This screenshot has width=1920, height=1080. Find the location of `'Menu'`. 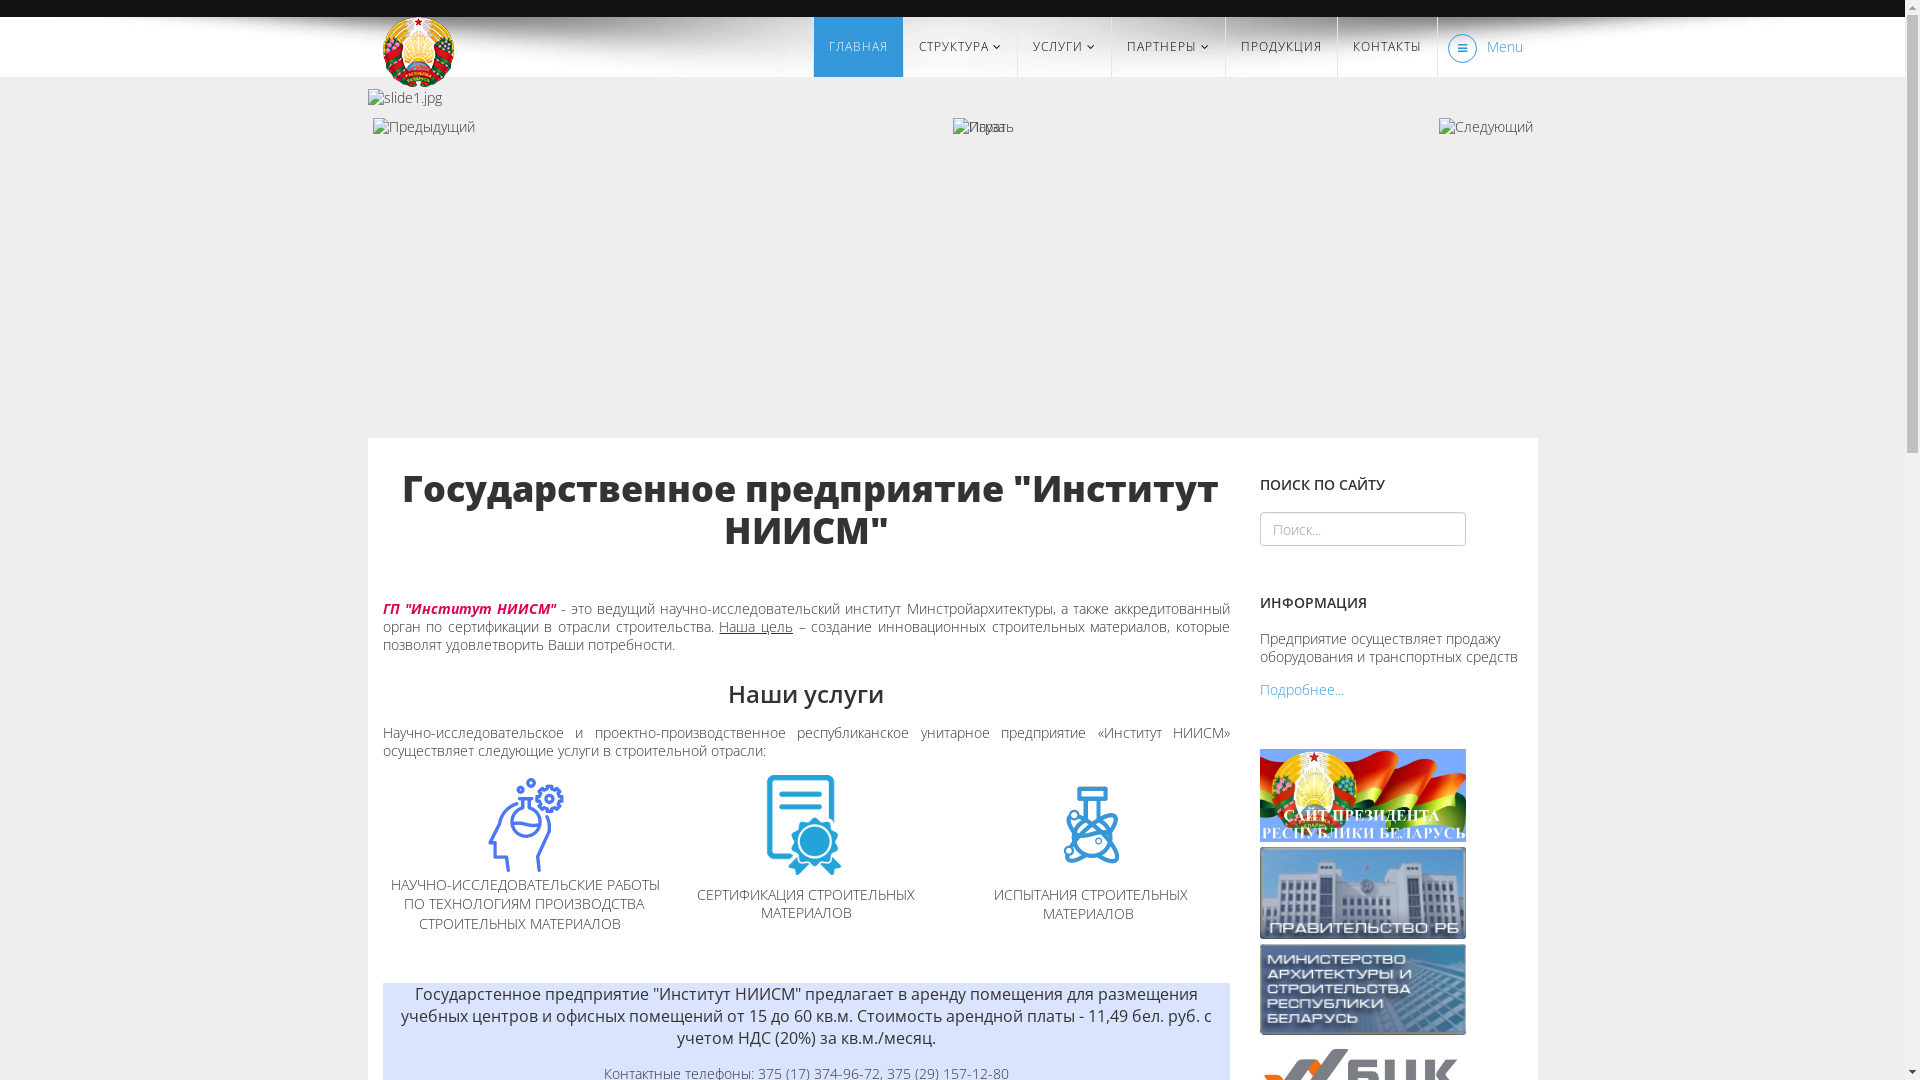

'Menu' is located at coordinates (1480, 45).